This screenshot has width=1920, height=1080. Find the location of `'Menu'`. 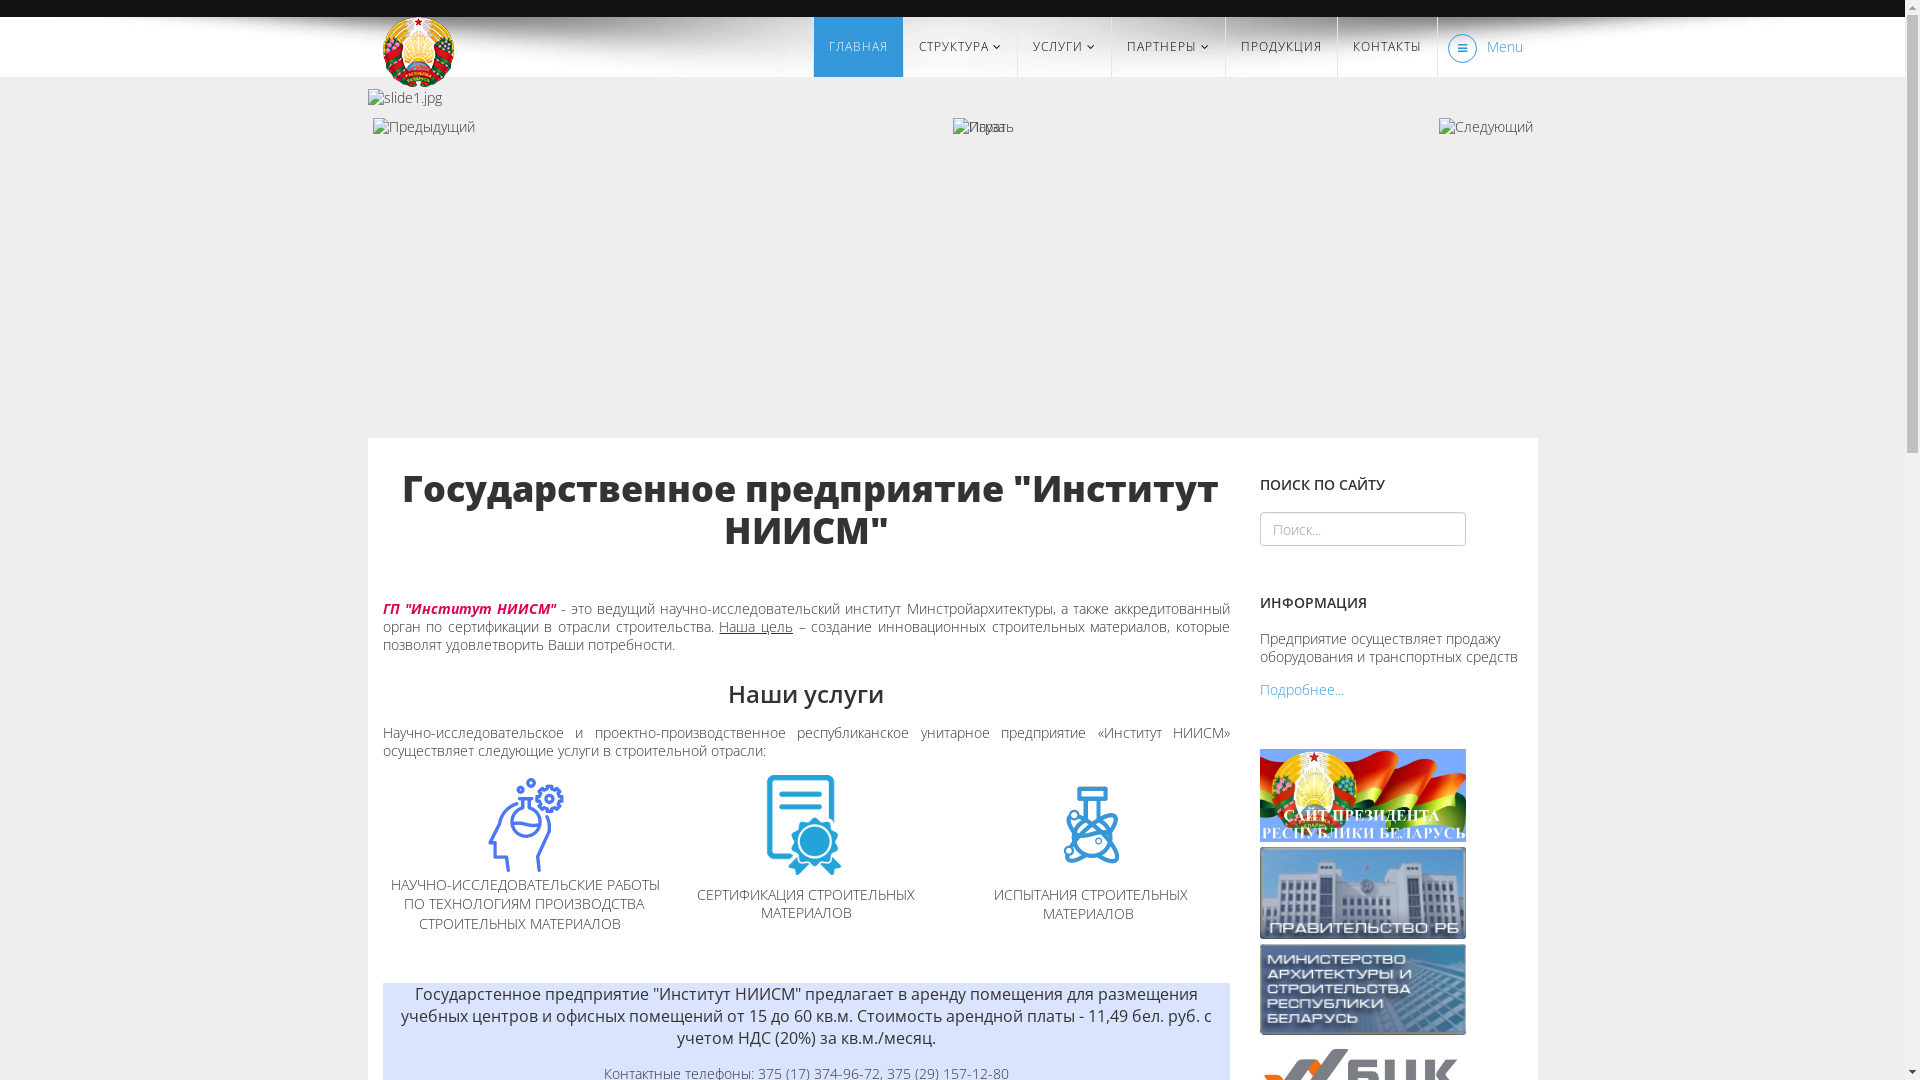

'Menu' is located at coordinates (1480, 45).